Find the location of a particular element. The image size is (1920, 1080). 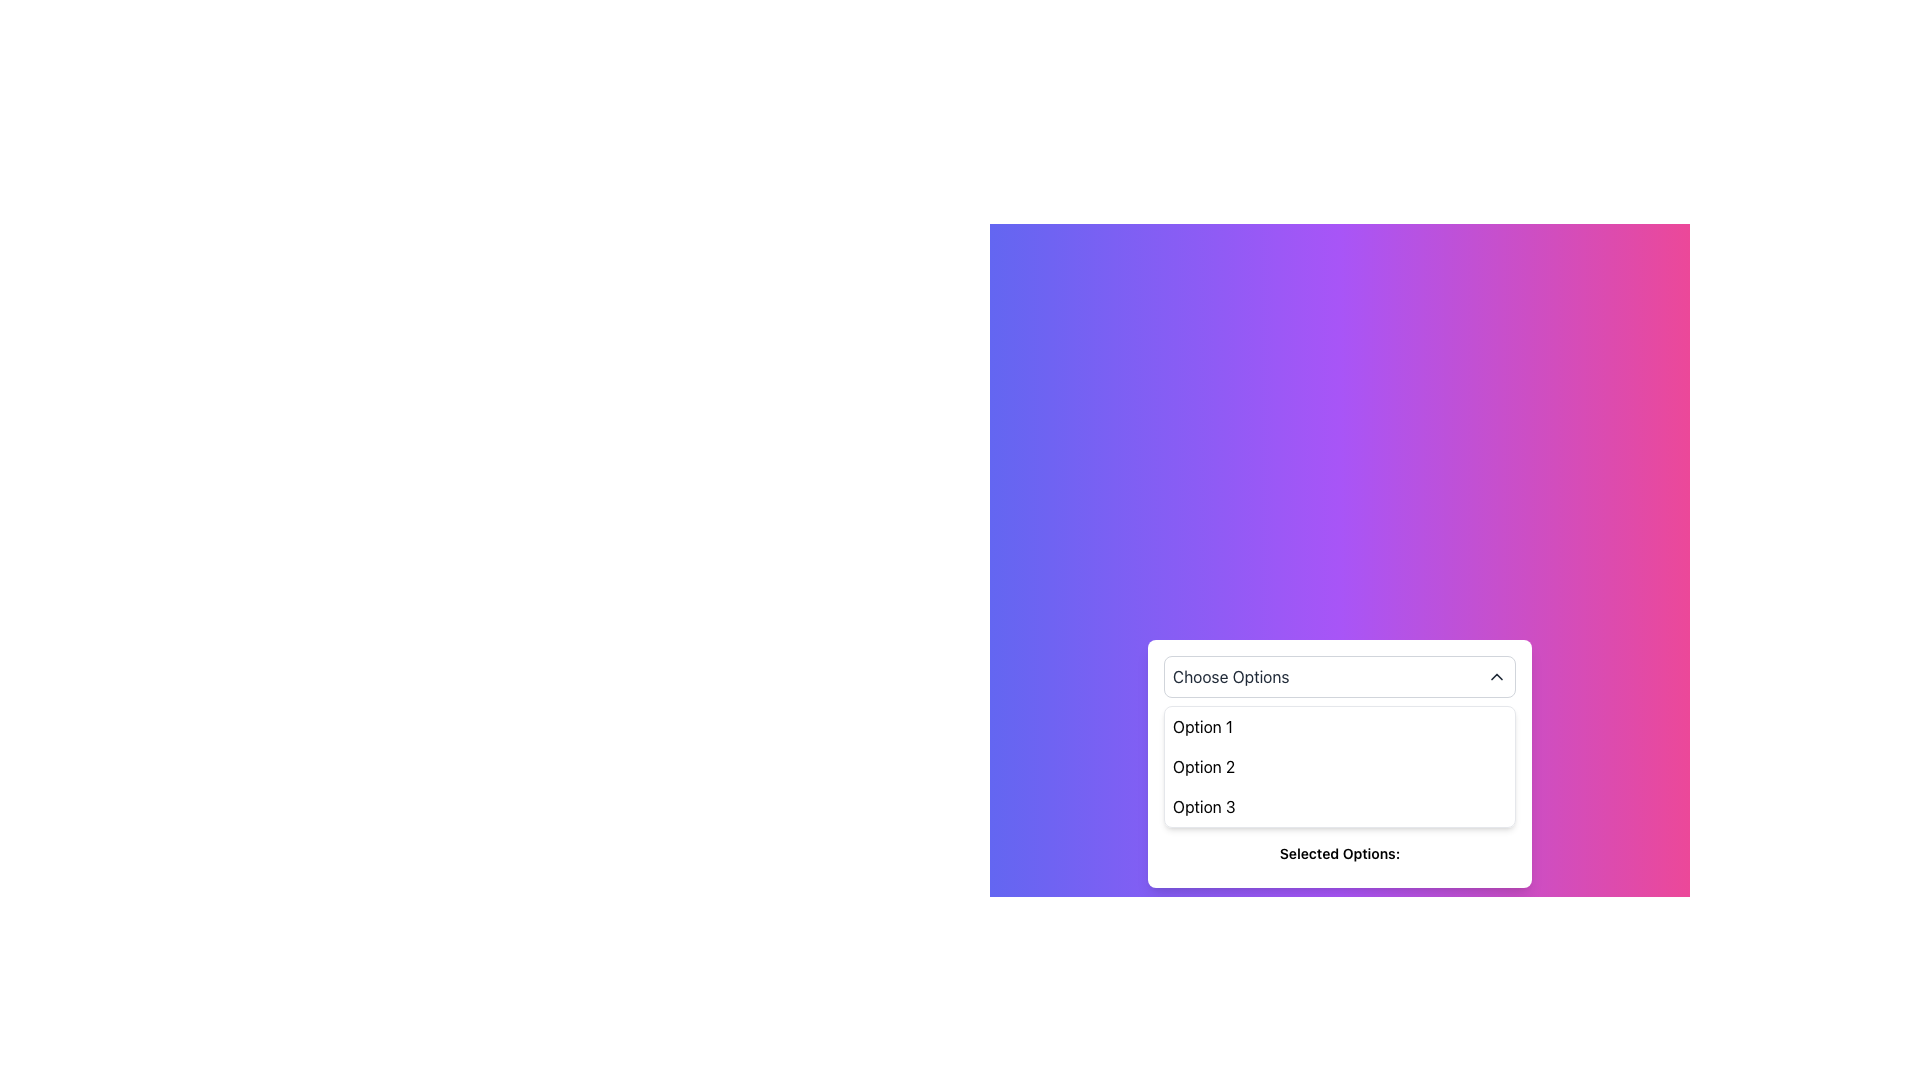

the first selectable option labeled 'Option 1' in the dropdown menu located beneath 'Choose Options' is located at coordinates (1202, 726).